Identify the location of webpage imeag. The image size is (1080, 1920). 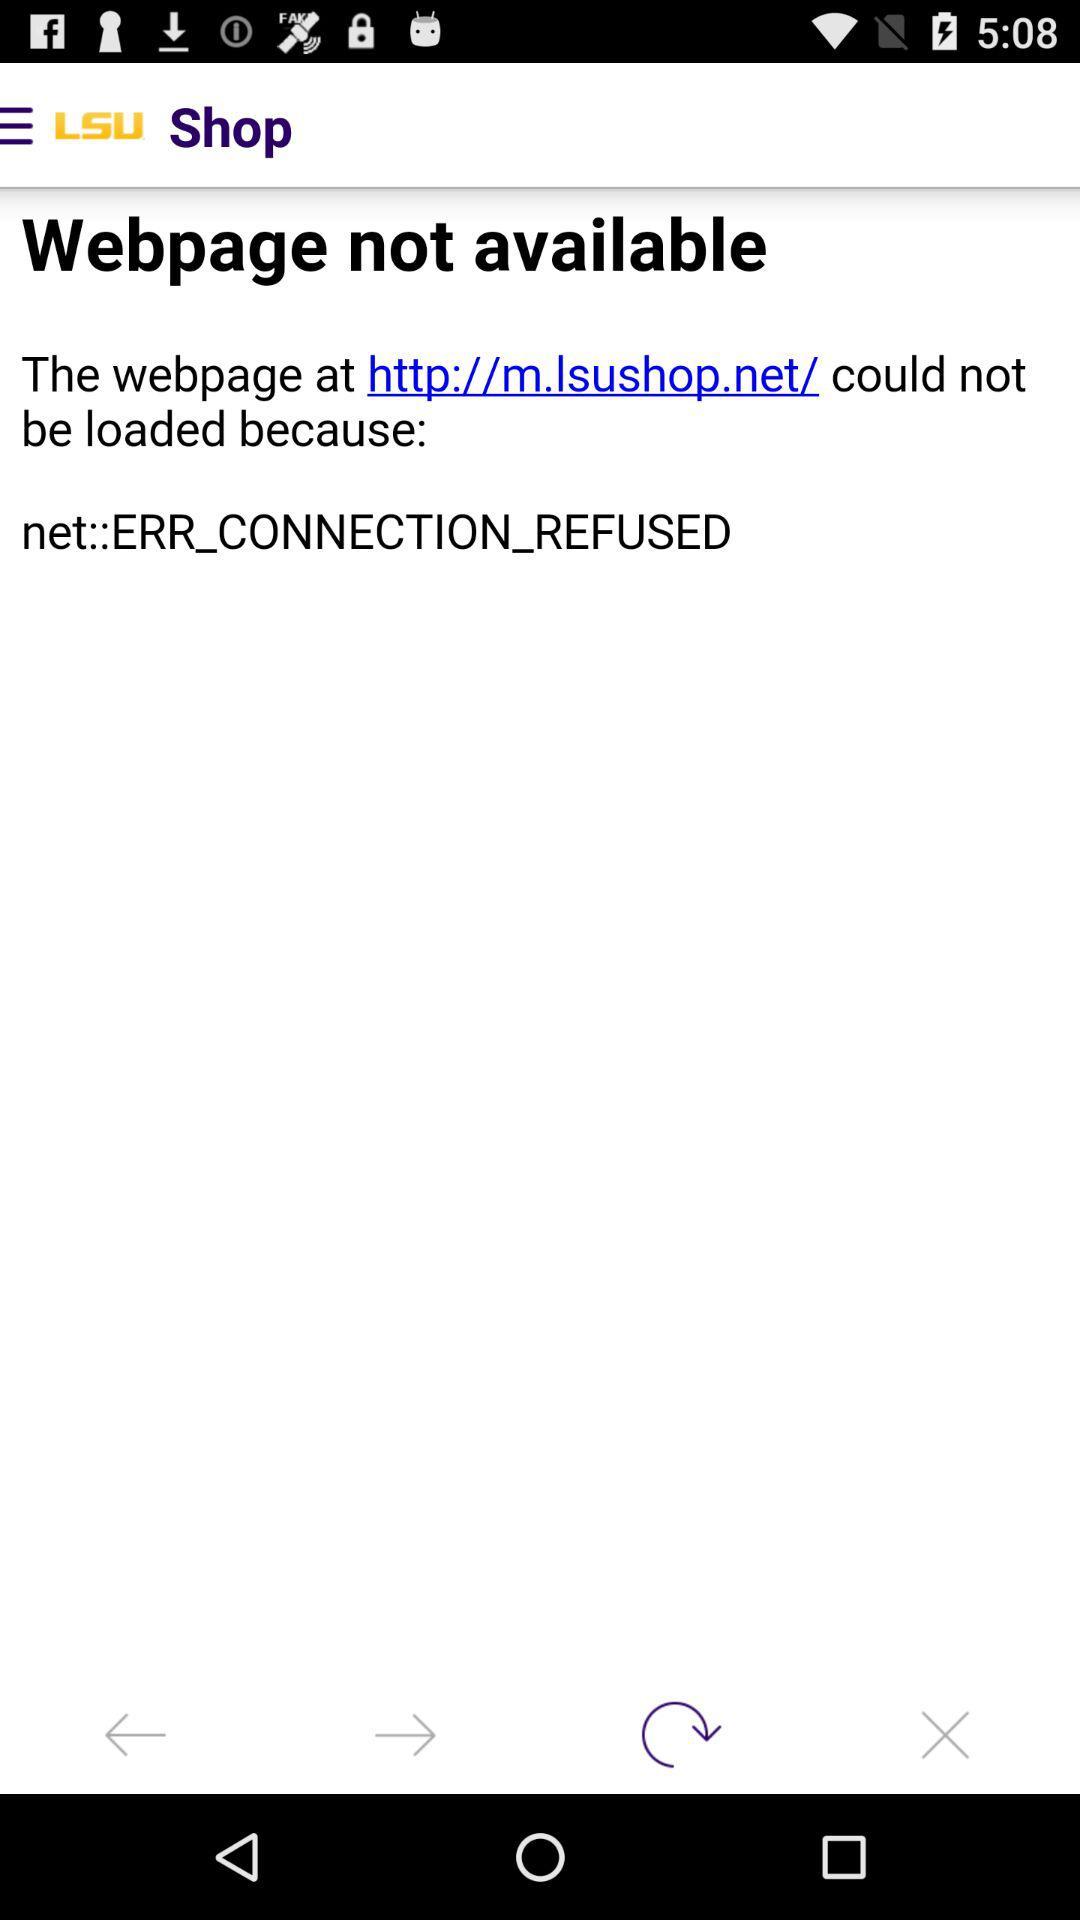
(540, 931).